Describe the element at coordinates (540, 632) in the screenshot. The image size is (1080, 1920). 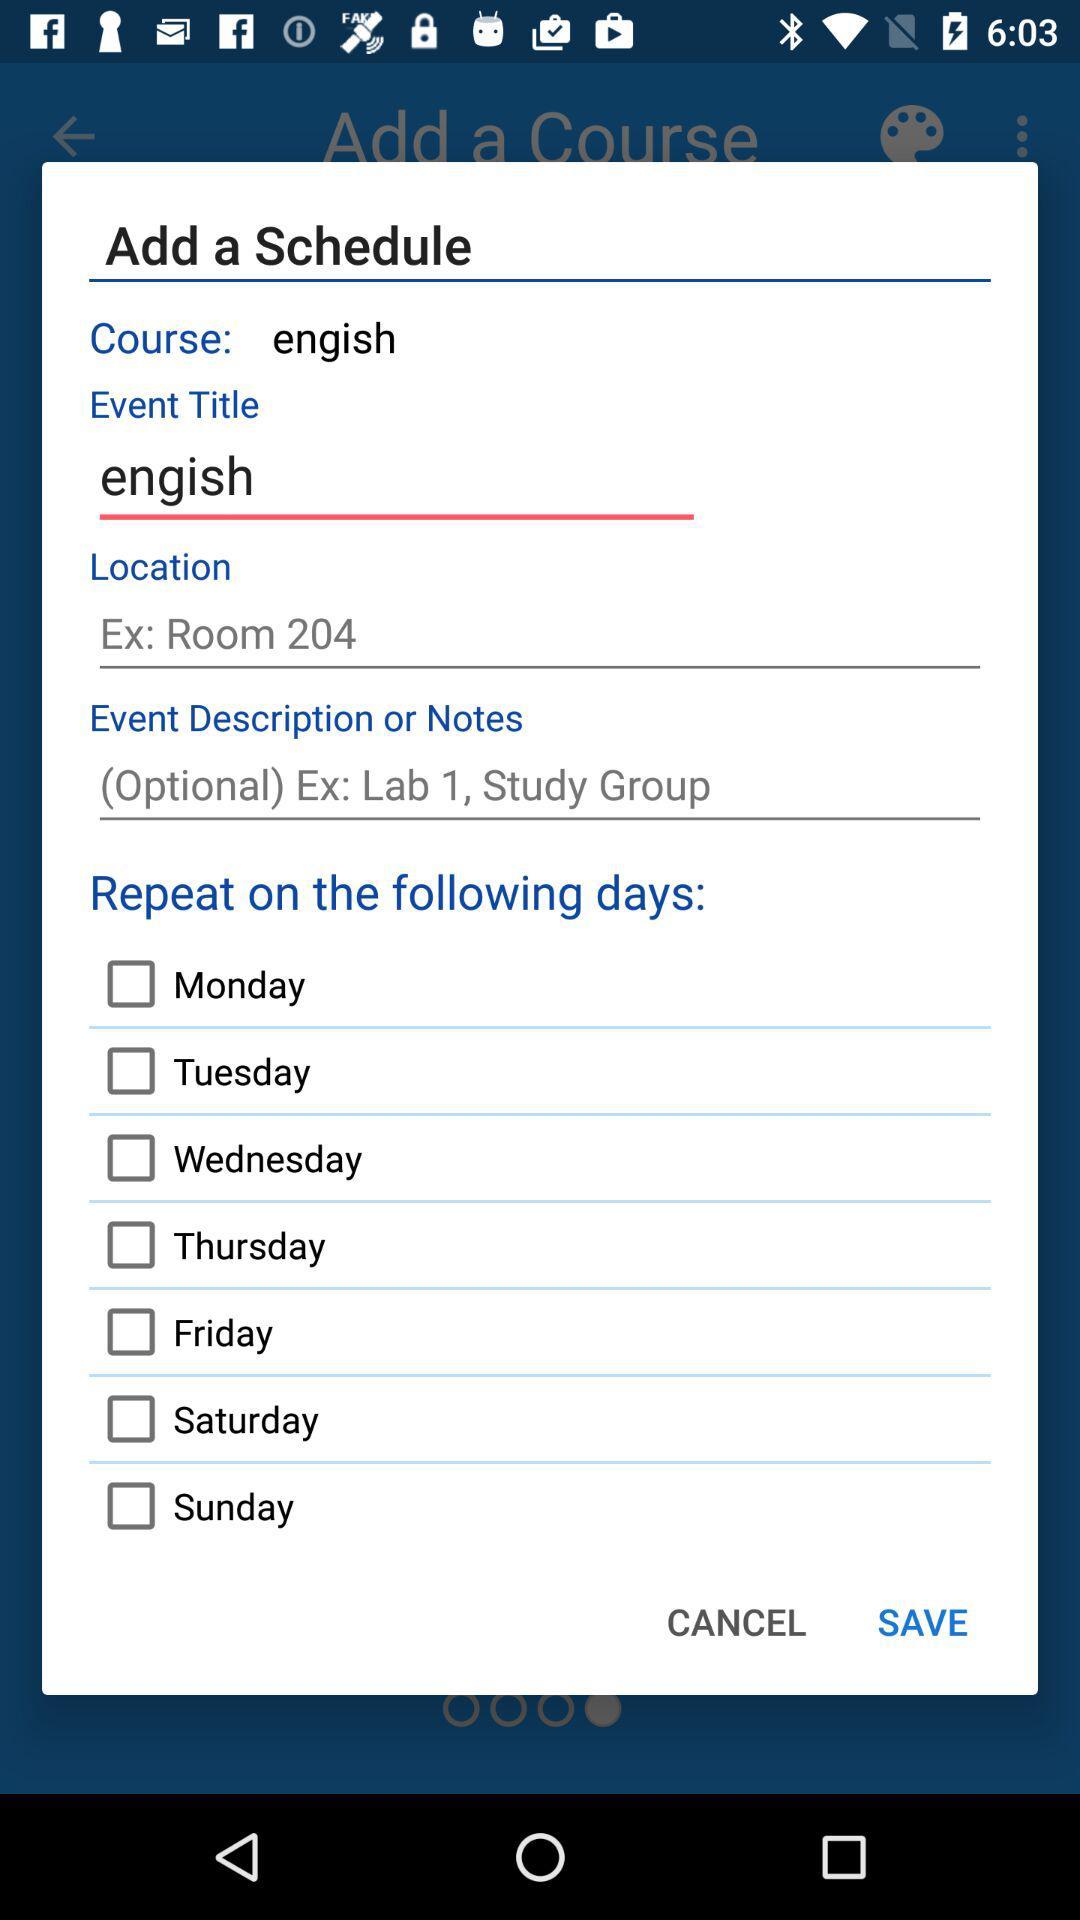
I see `text box to add schedule location` at that location.